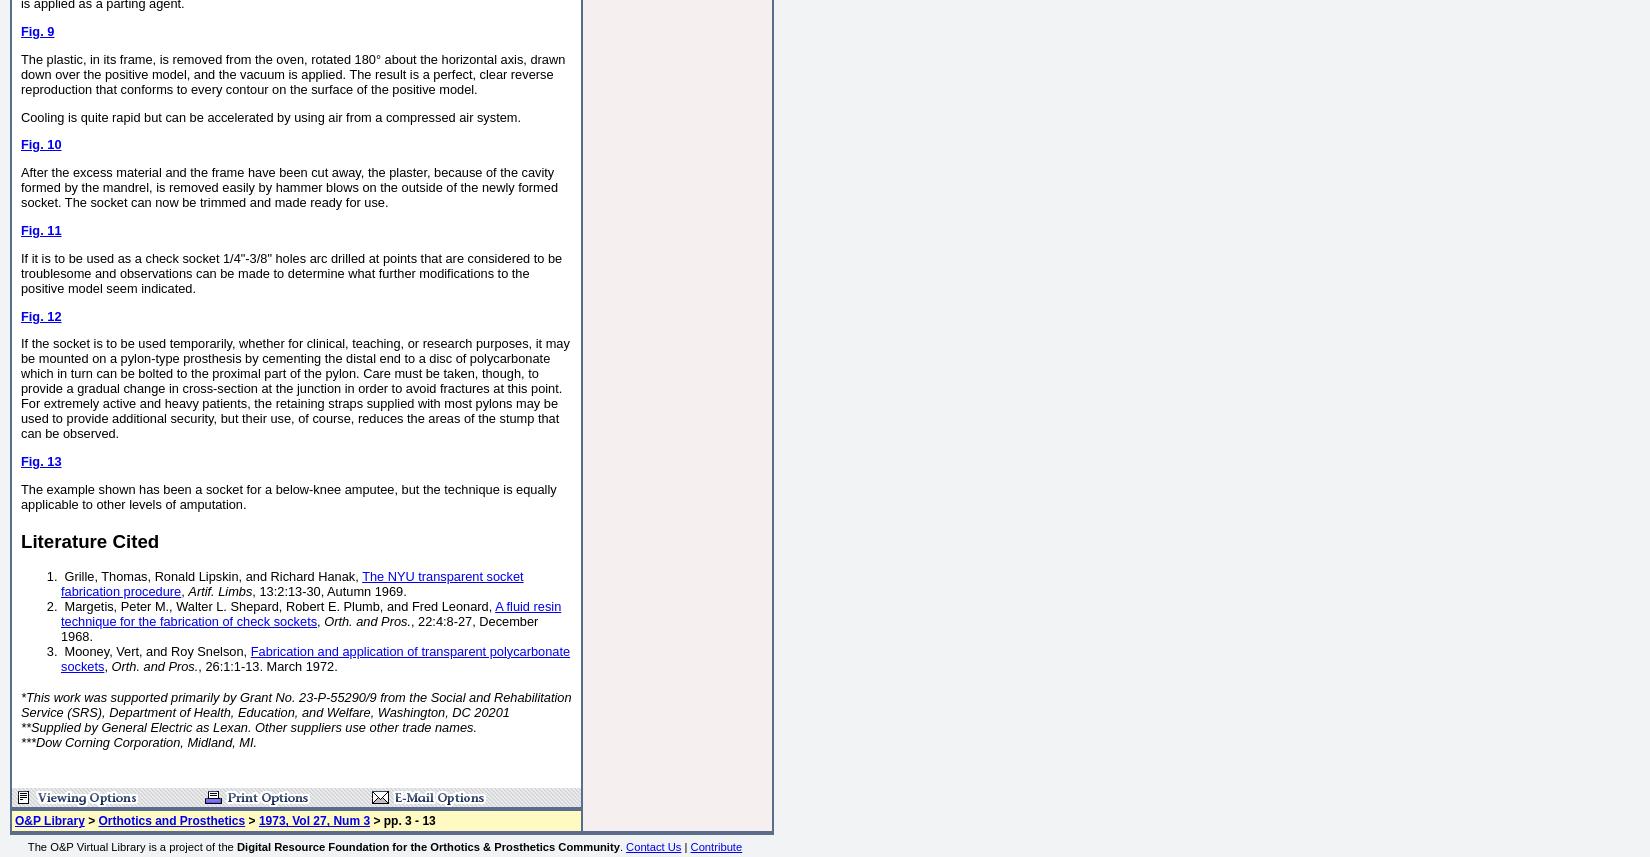  Describe the element at coordinates (248, 726) in the screenshot. I see `'**Supplied by General Electric as Lexan. Other suppliers use other trade names.'` at that location.